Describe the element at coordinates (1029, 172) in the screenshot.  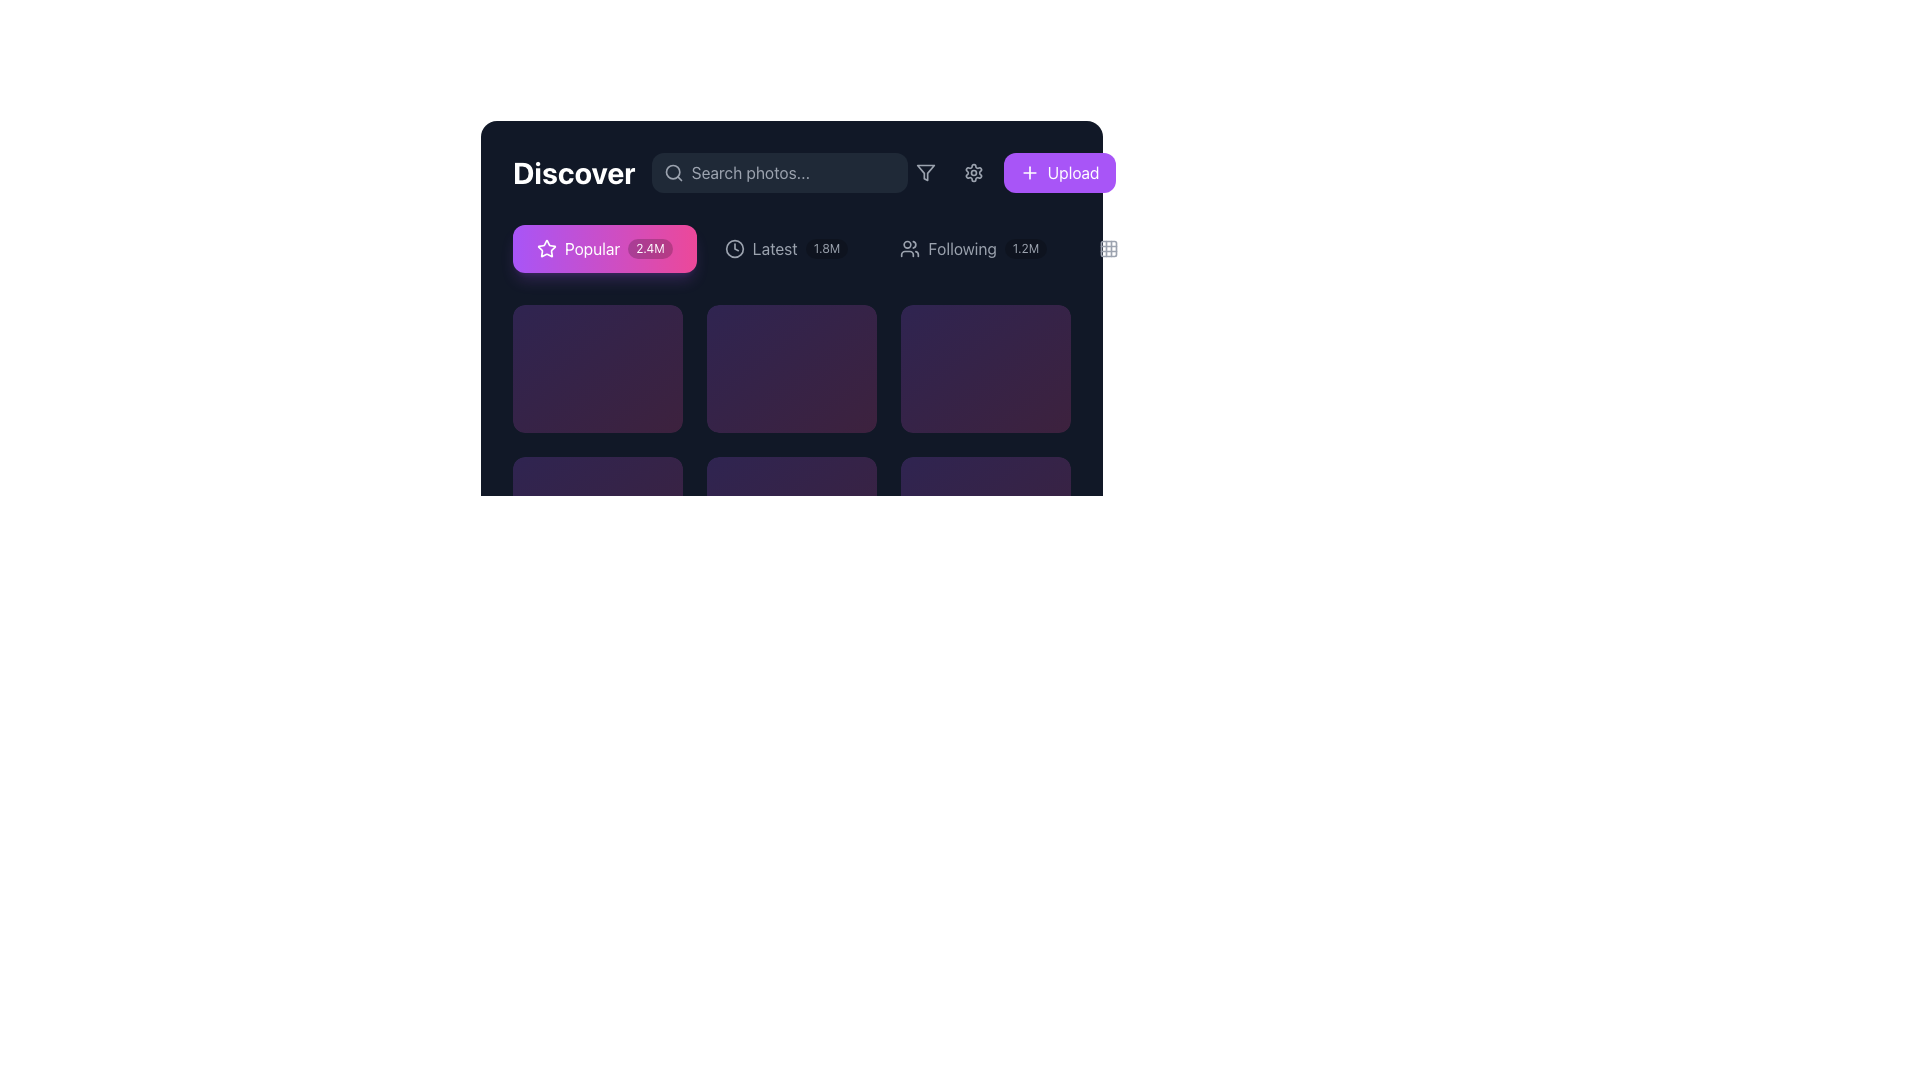
I see `the plus sign icon located centrally in the purple 'Upload' button` at that location.